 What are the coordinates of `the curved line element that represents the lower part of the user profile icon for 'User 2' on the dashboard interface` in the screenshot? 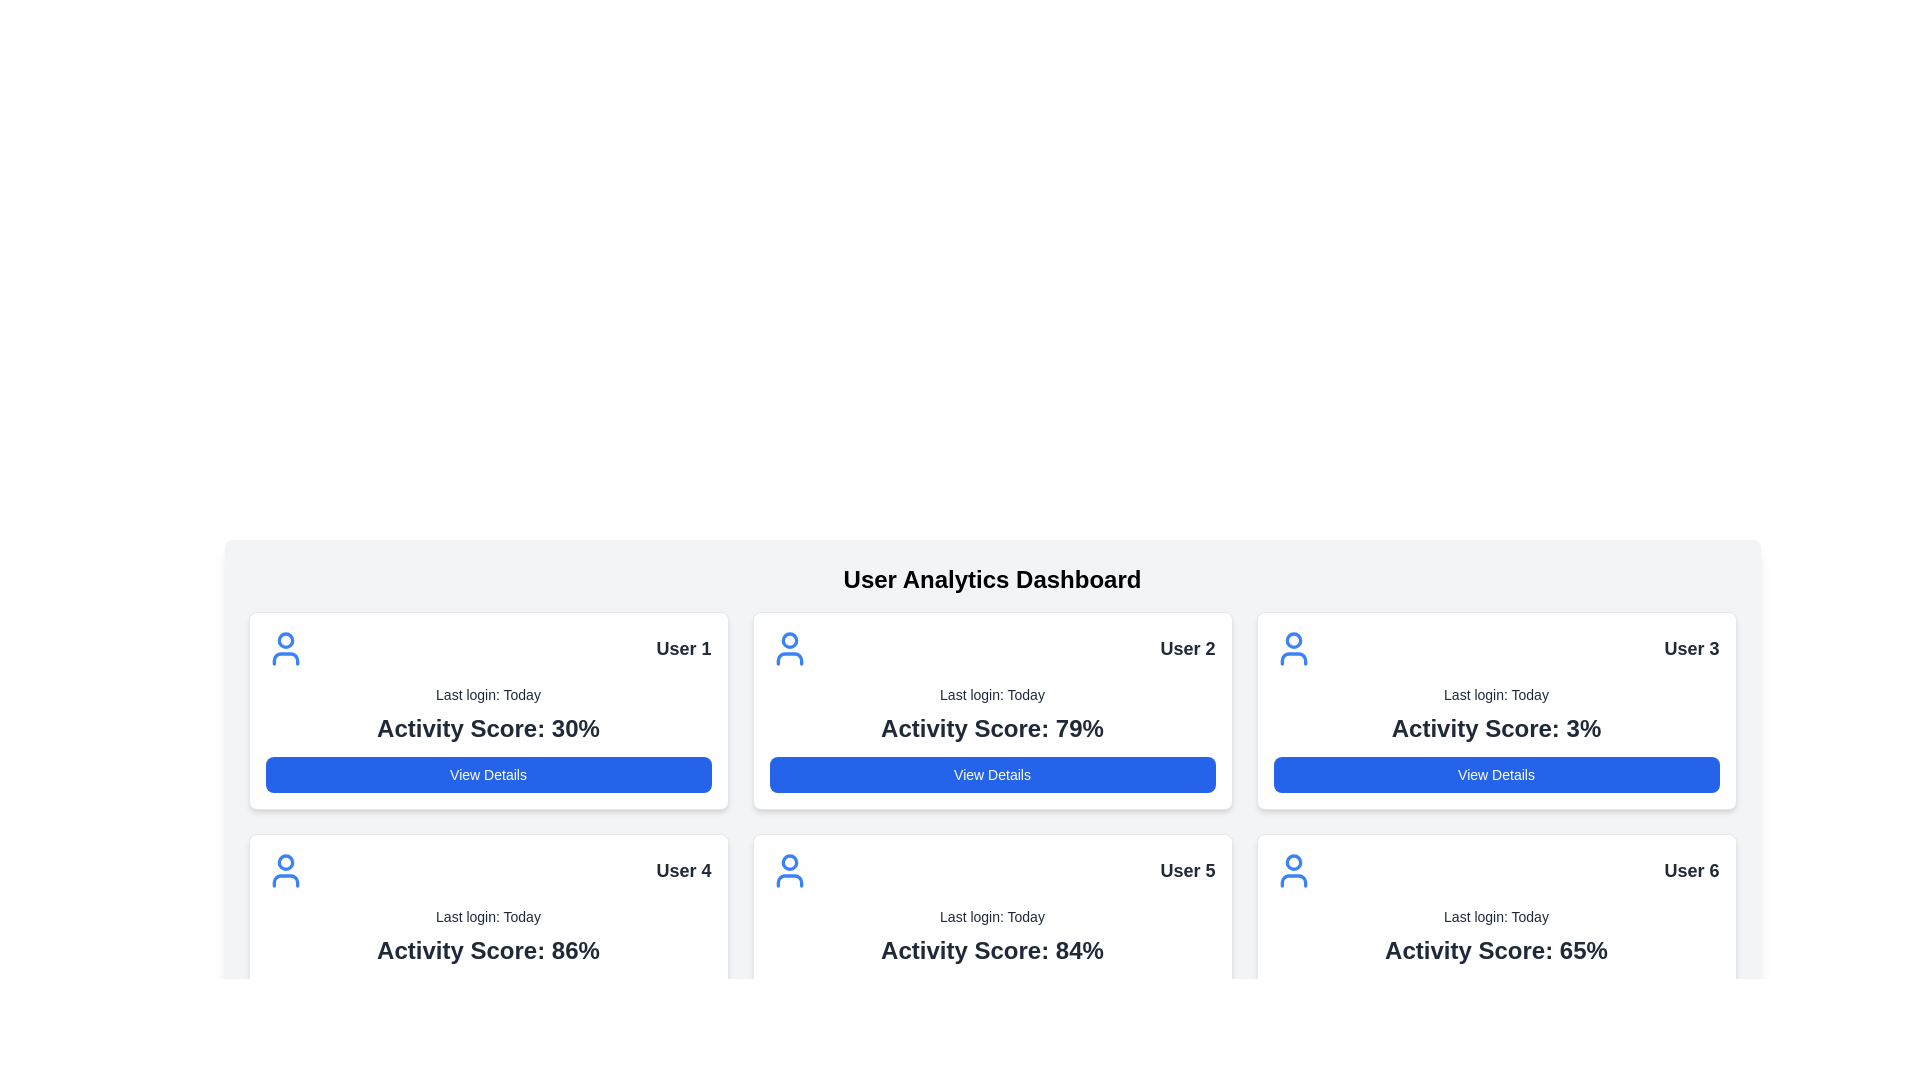 It's located at (788, 659).